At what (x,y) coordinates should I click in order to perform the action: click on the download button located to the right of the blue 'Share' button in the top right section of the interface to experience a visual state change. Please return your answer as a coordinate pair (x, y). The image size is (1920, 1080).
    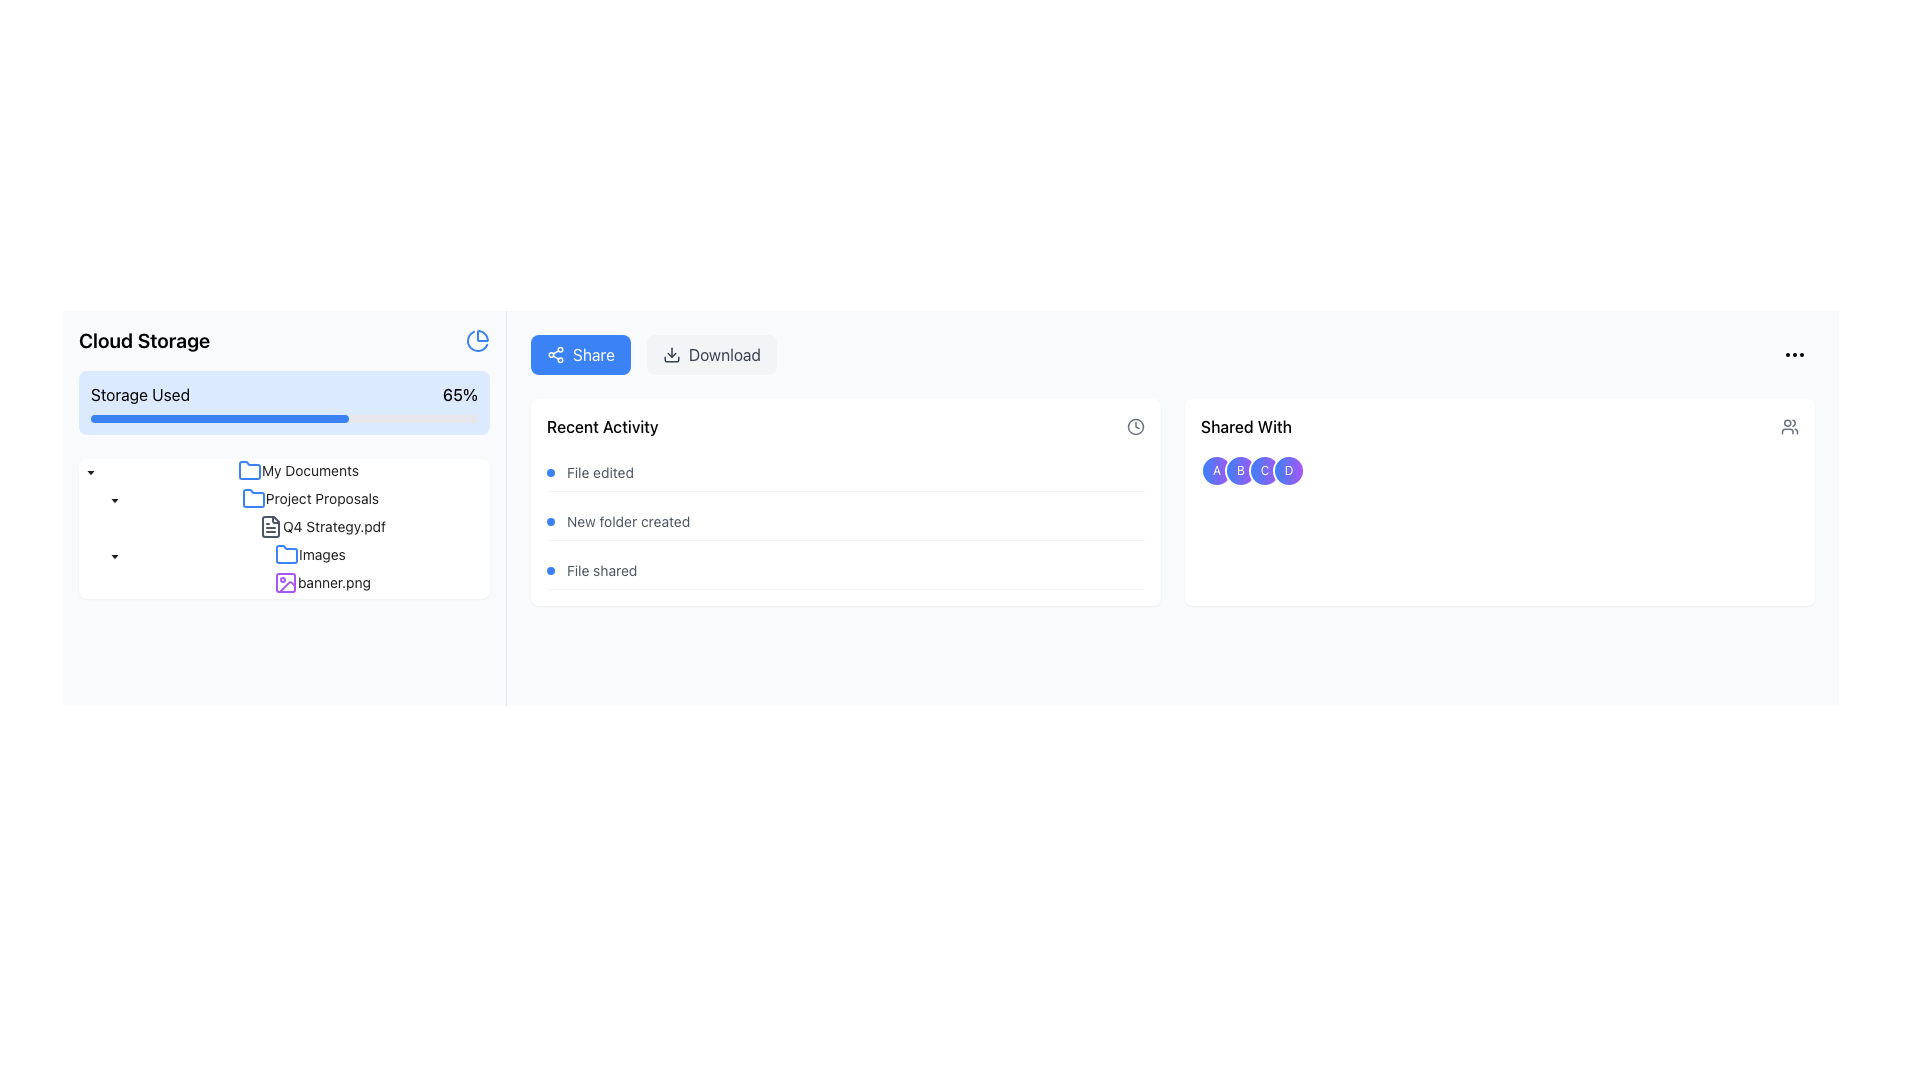
    Looking at the image, I should click on (711, 353).